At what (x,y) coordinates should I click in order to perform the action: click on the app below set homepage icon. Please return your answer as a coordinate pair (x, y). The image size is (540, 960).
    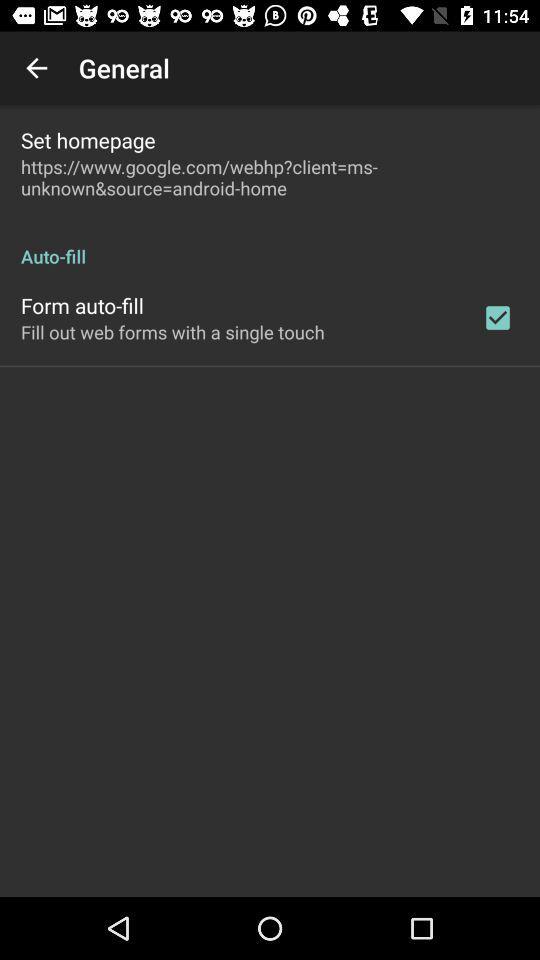
    Looking at the image, I should click on (270, 176).